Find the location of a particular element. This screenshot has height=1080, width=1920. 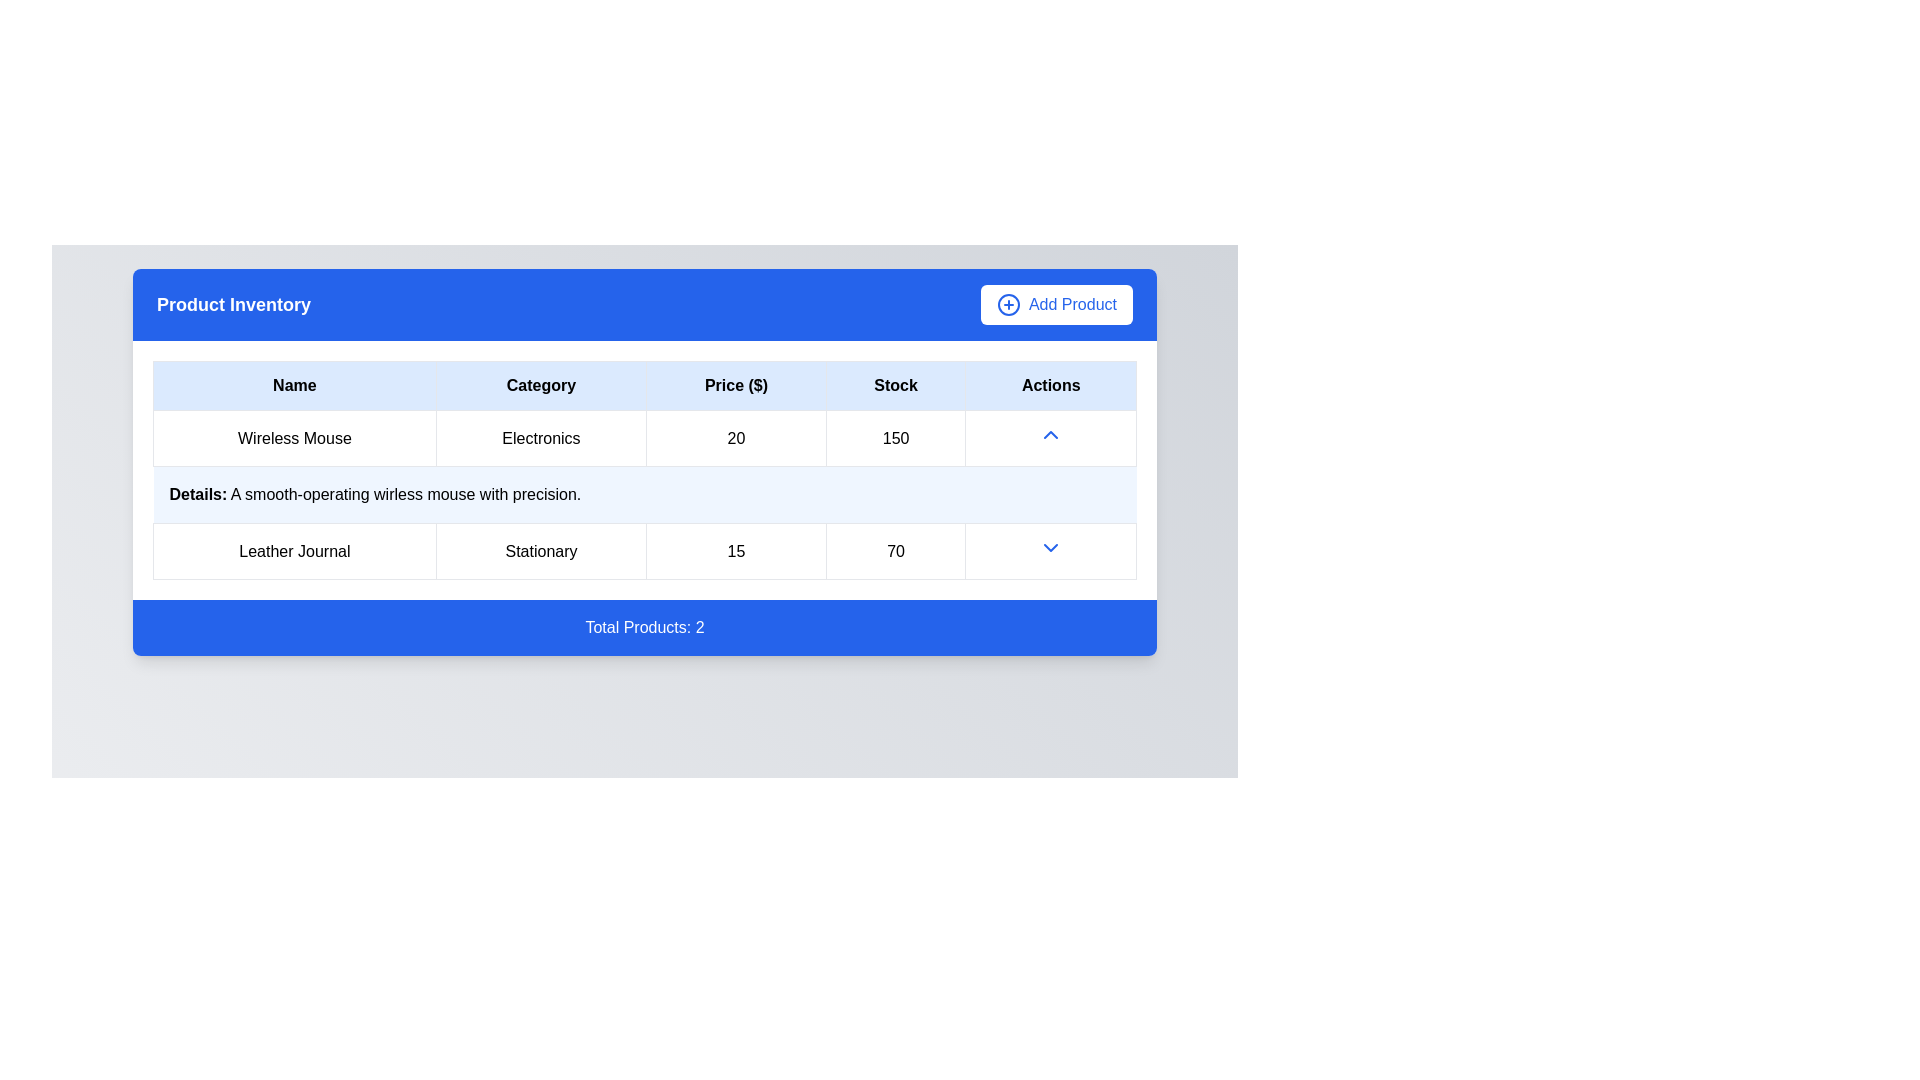

the 'Price ($)' text label, which is a bold black font centered in a light blue rectangular cell, positioned third among the column headers 'Name', 'Category', 'Stock', and 'Actions' is located at coordinates (735, 385).